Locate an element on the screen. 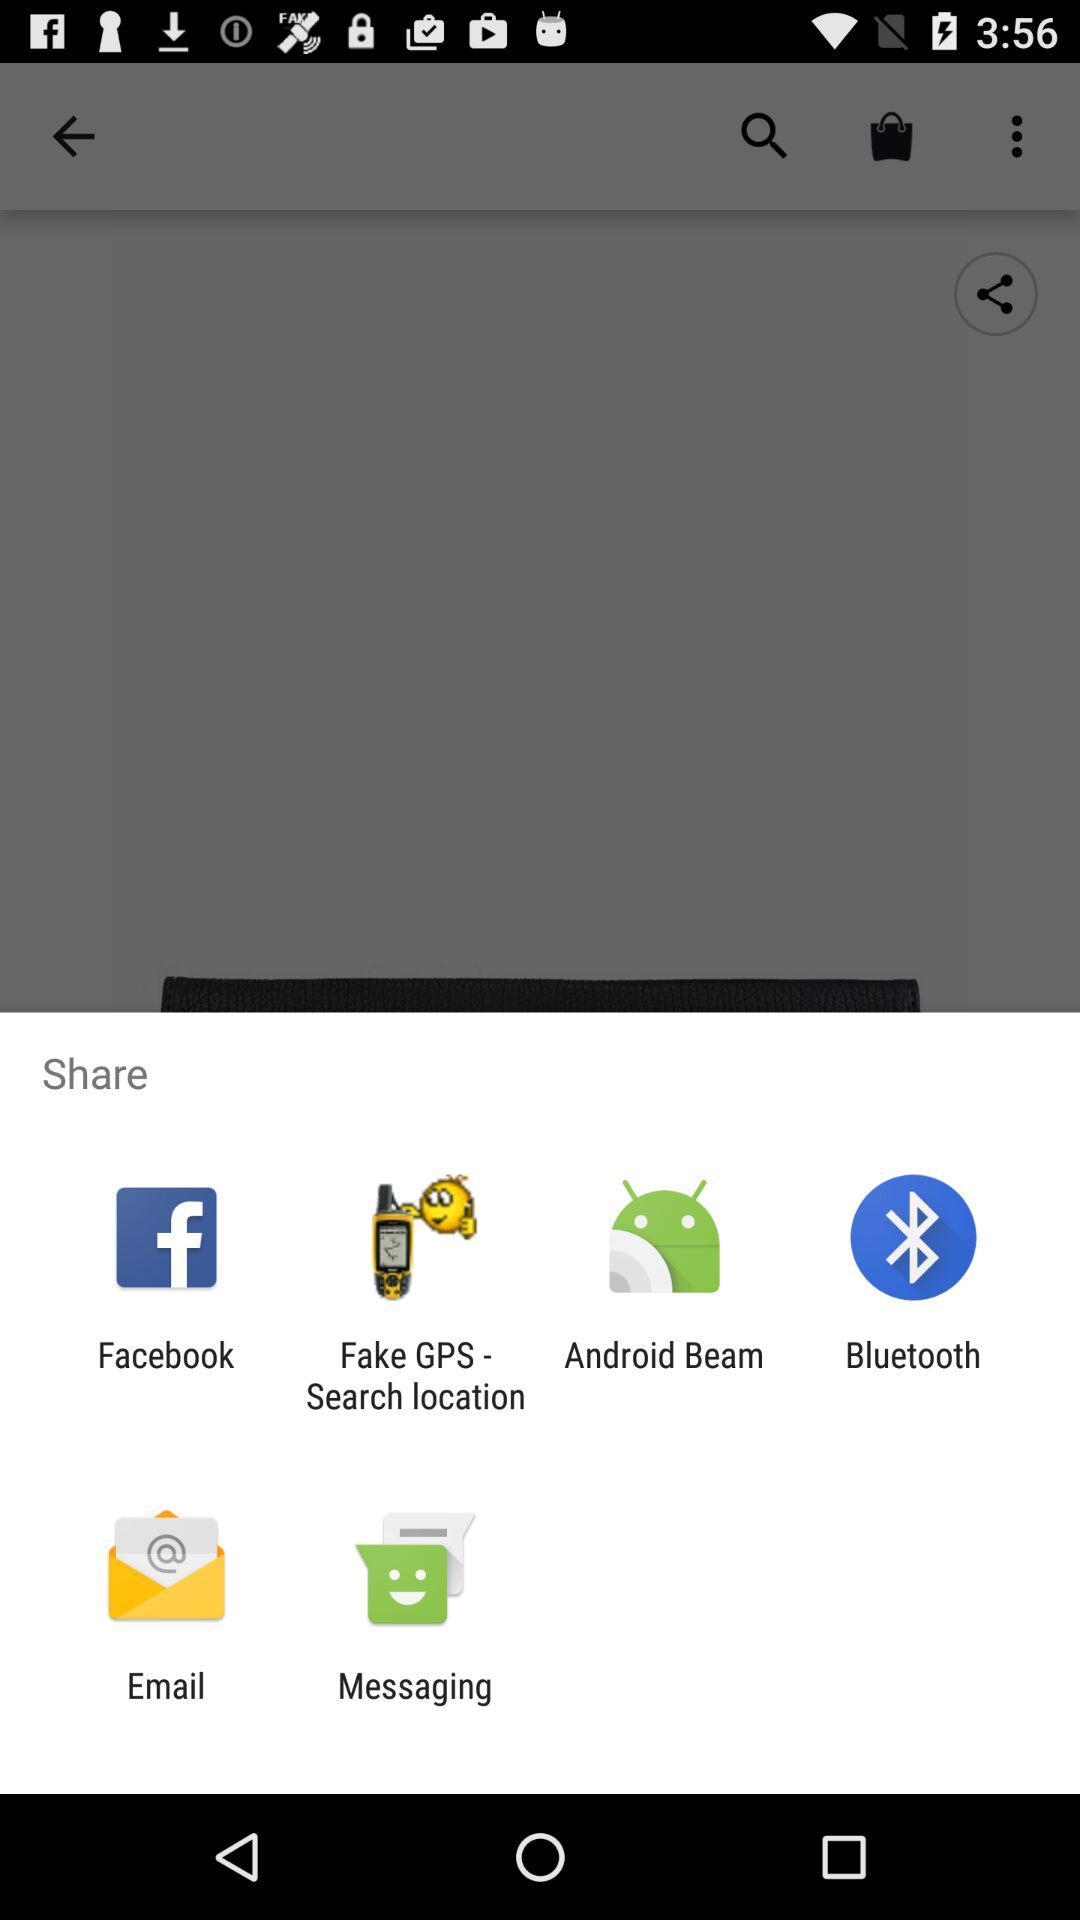 The image size is (1080, 1920). item to the left of bluetooth item is located at coordinates (664, 1374).